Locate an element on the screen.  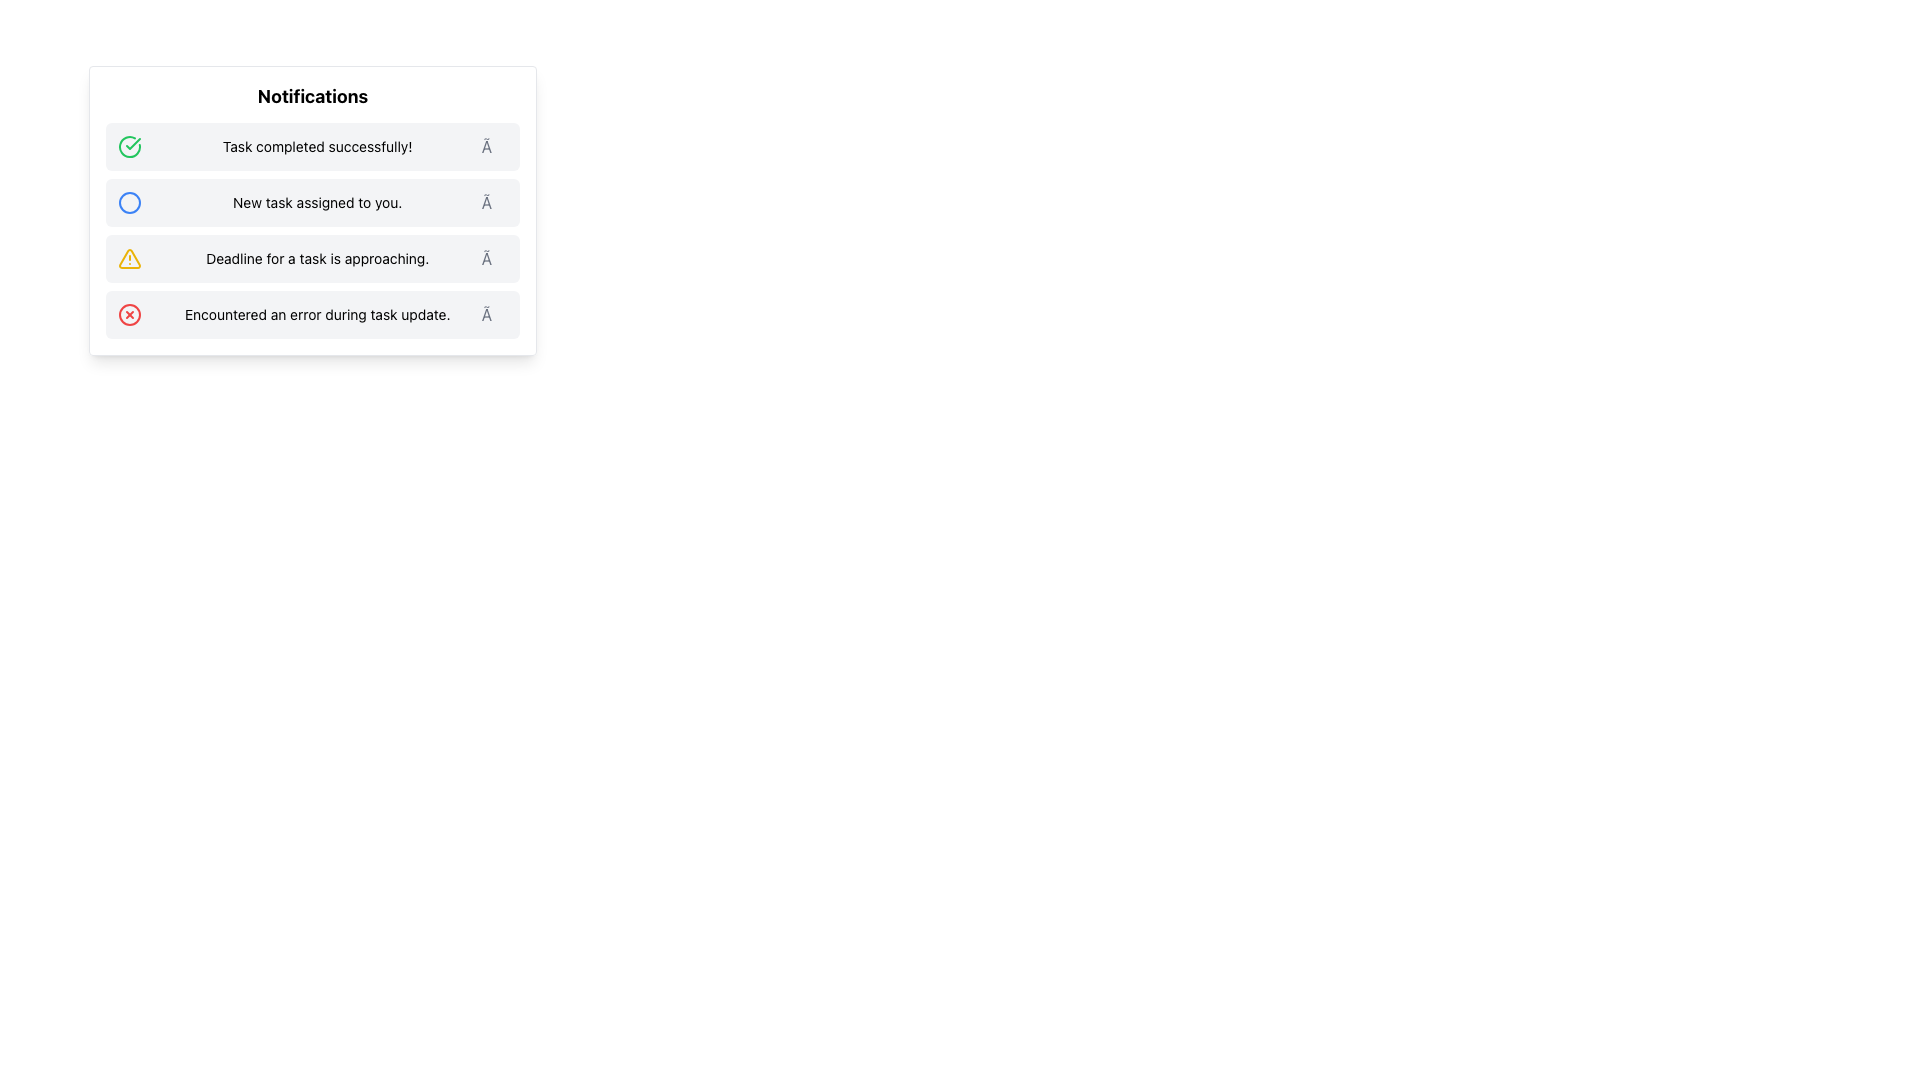
the circular icon or indicator located to the left of the notification text for 'Task completed successfully!' in the upper section of the notification list is located at coordinates (128, 145).